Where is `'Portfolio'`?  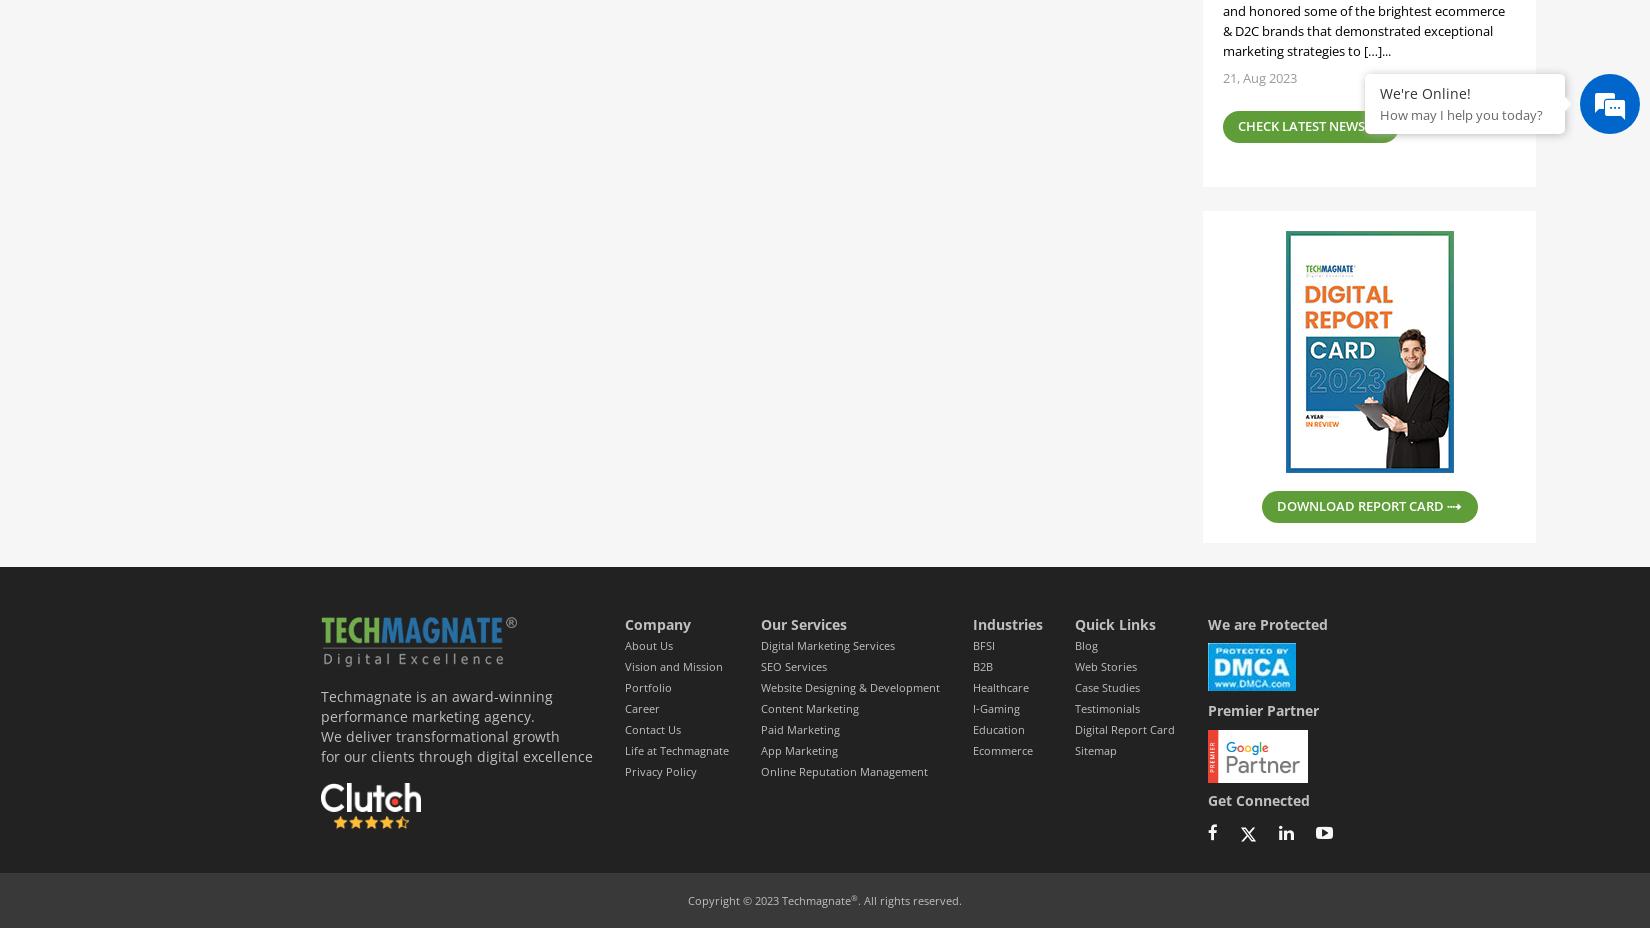
'Portfolio' is located at coordinates (647, 687).